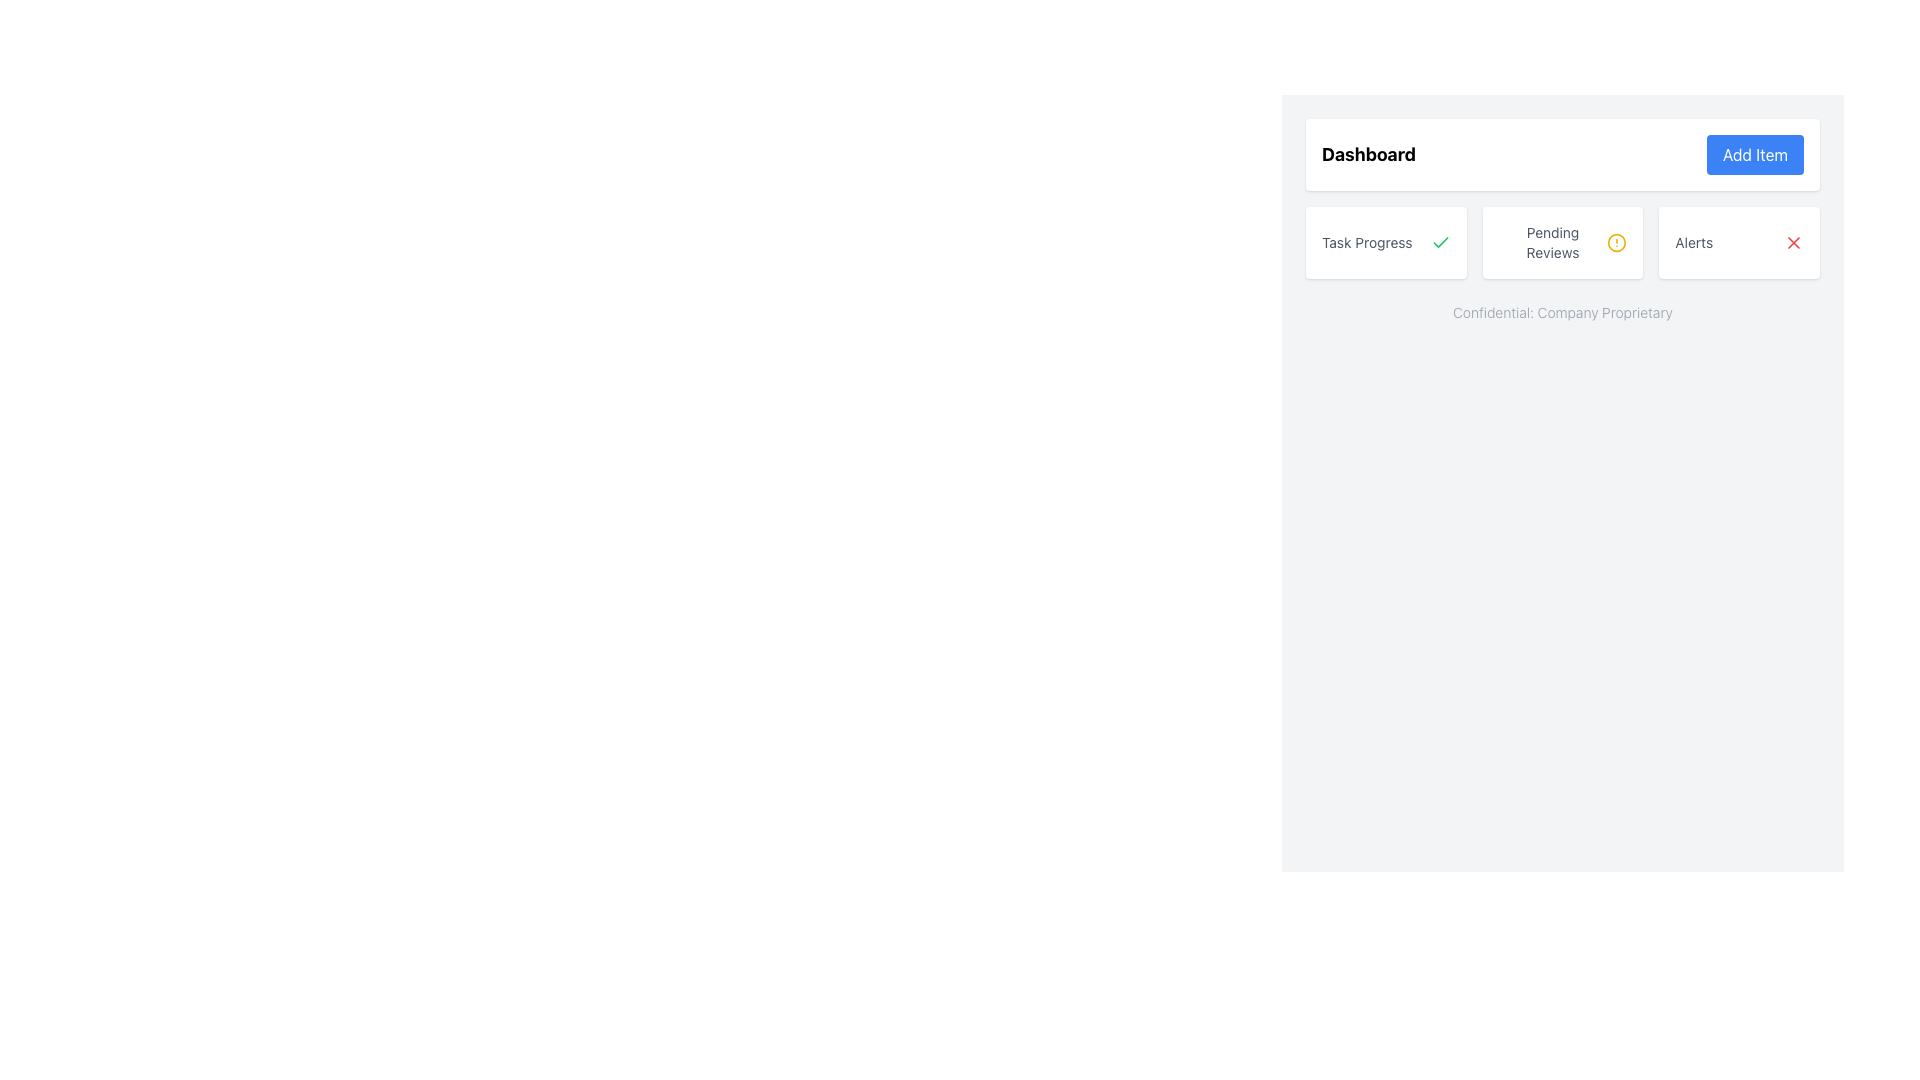  Describe the element at coordinates (1385, 242) in the screenshot. I see `the 'Task Progress' card, which serves as a summary or status indicator for task progress and is positioned as the first card in a horizontal row of three cards` at that location.